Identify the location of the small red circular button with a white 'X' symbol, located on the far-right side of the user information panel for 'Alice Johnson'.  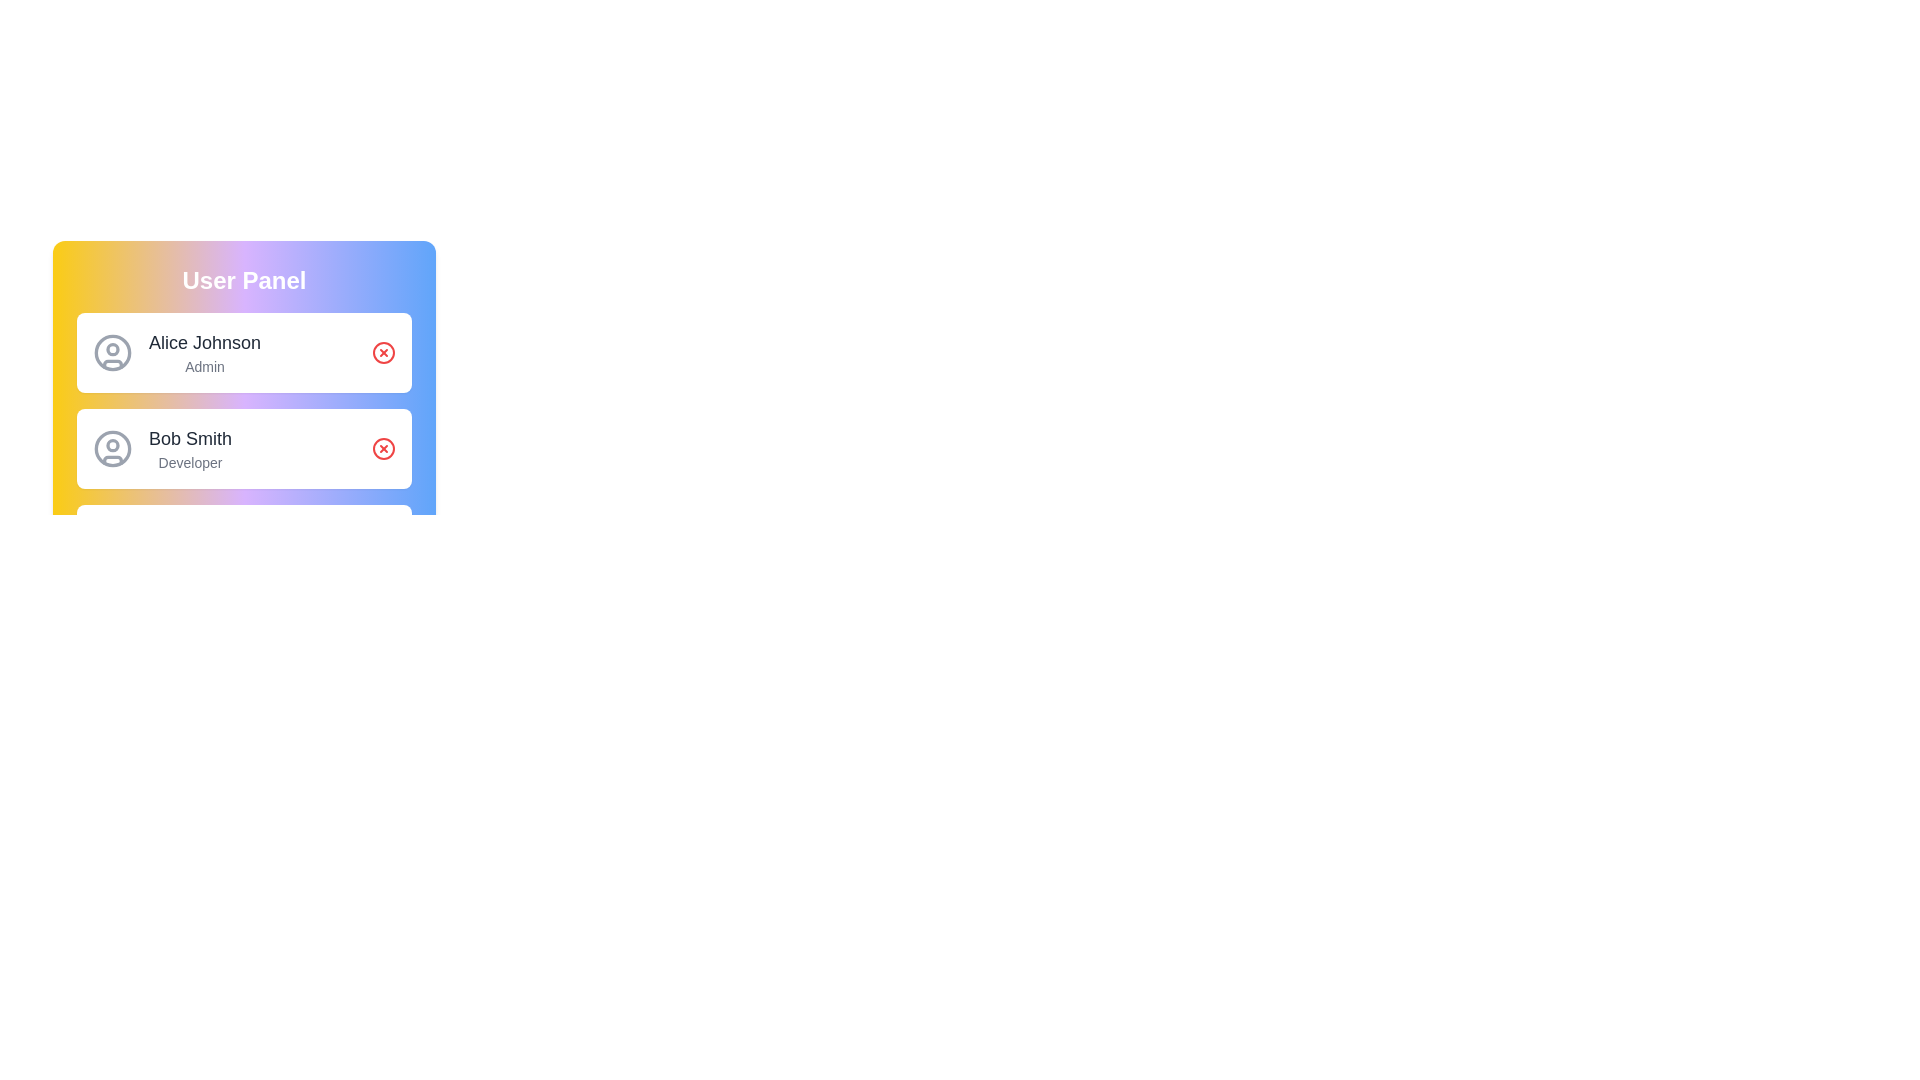
(384, 352).